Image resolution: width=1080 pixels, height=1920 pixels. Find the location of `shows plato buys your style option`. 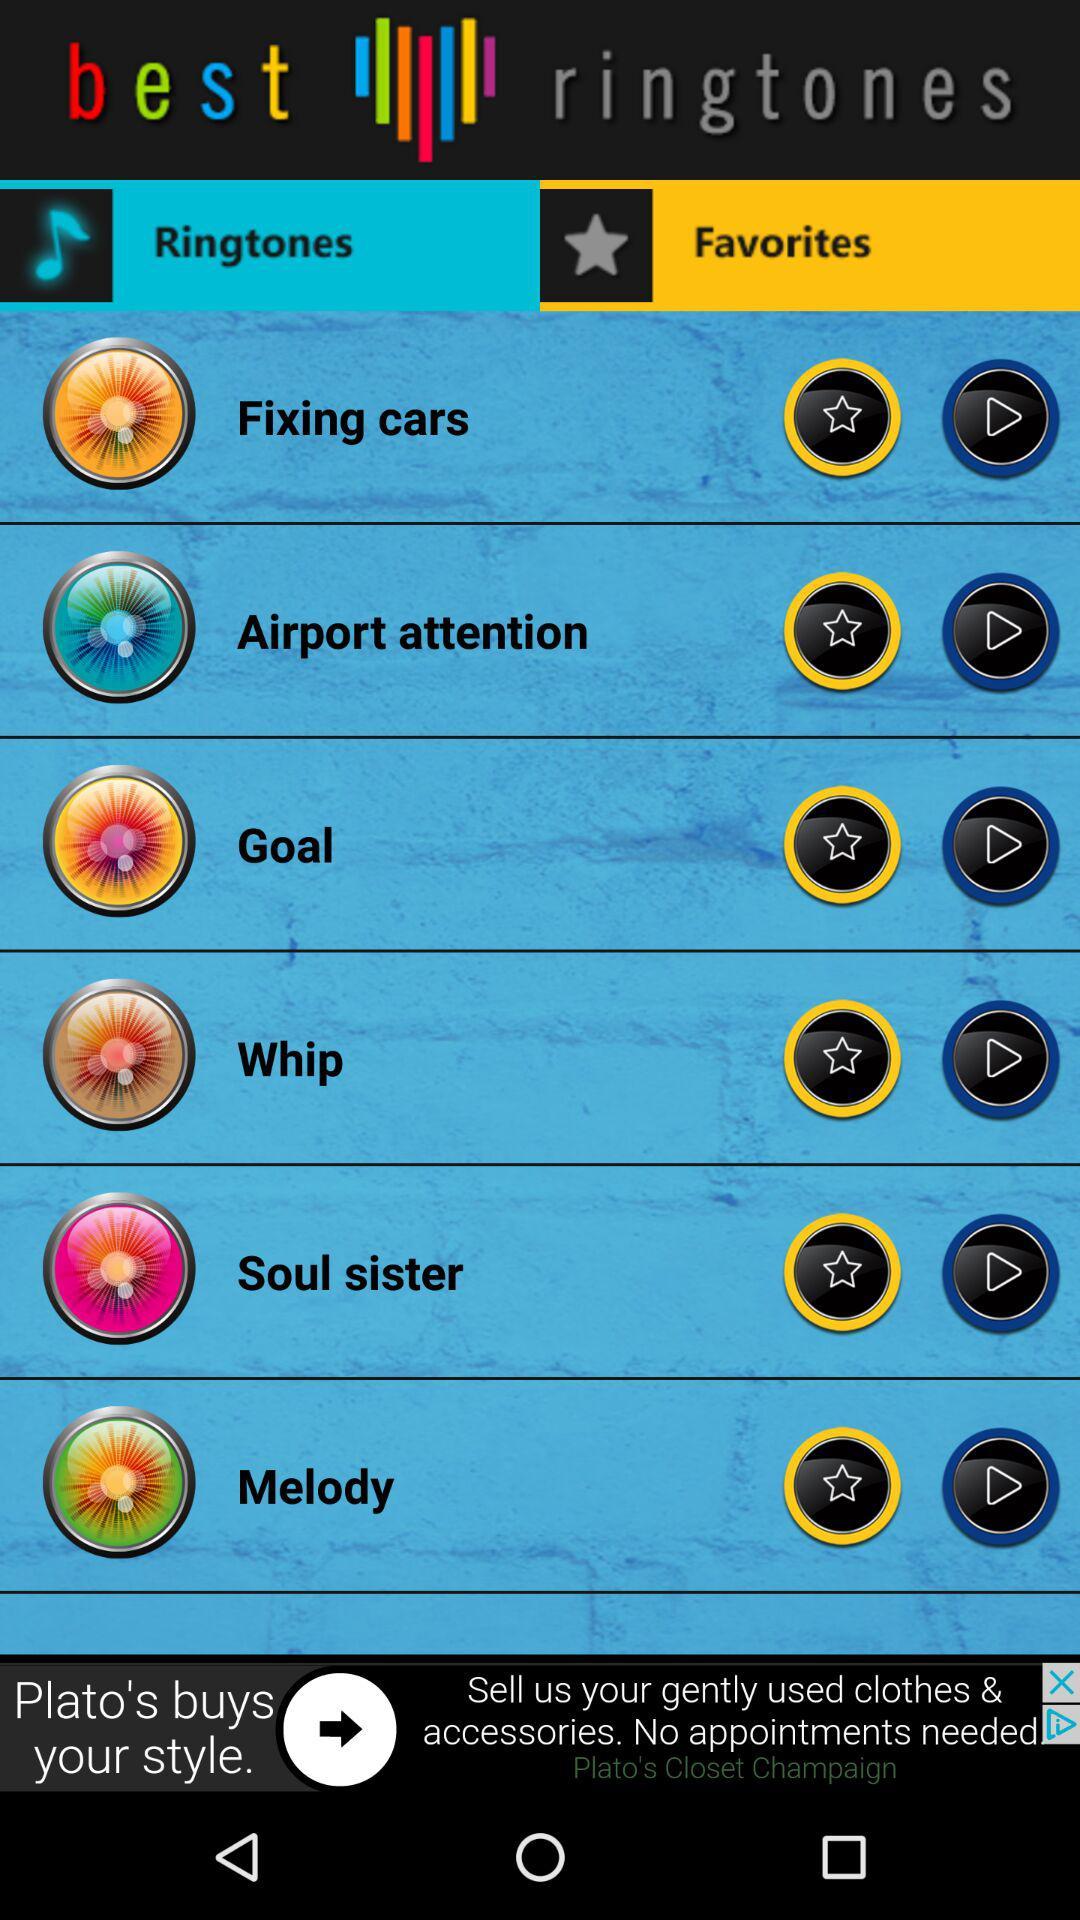

shows plato buys your style option is located at coordinates (540, 1727).